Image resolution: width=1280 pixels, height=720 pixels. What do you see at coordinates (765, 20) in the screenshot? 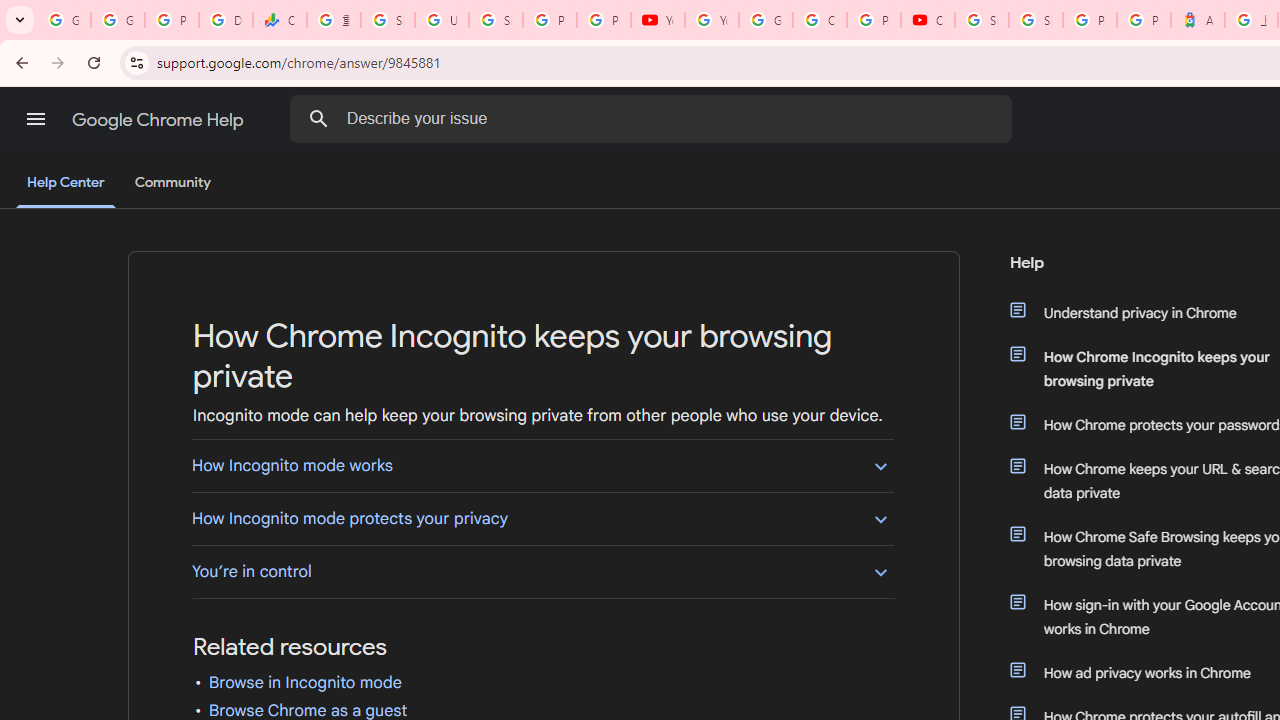
I see `'Google Account Help'` at bounding box center [765, 20].